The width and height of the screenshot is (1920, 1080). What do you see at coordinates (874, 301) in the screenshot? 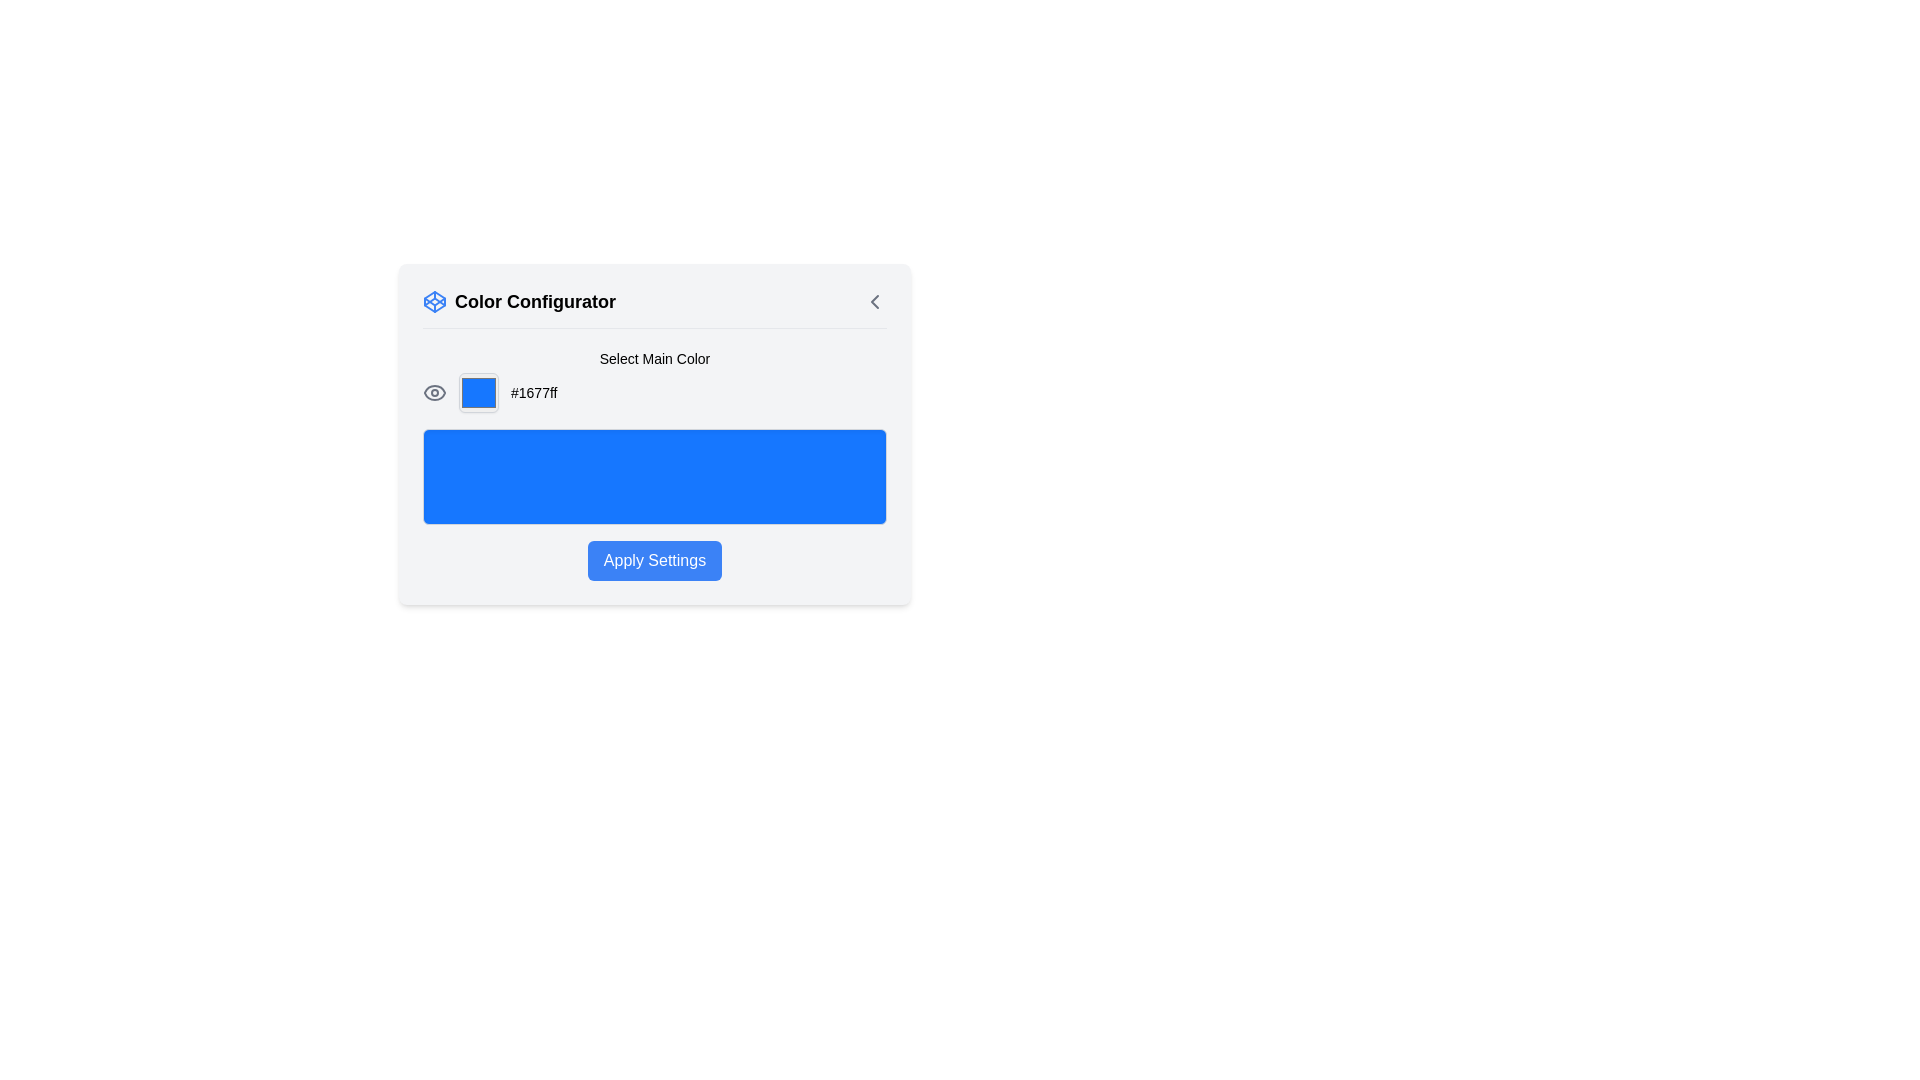
I see `the left-chevron graphical icon in the 'Color Configurator' modal` at bounding box center [874, 301].